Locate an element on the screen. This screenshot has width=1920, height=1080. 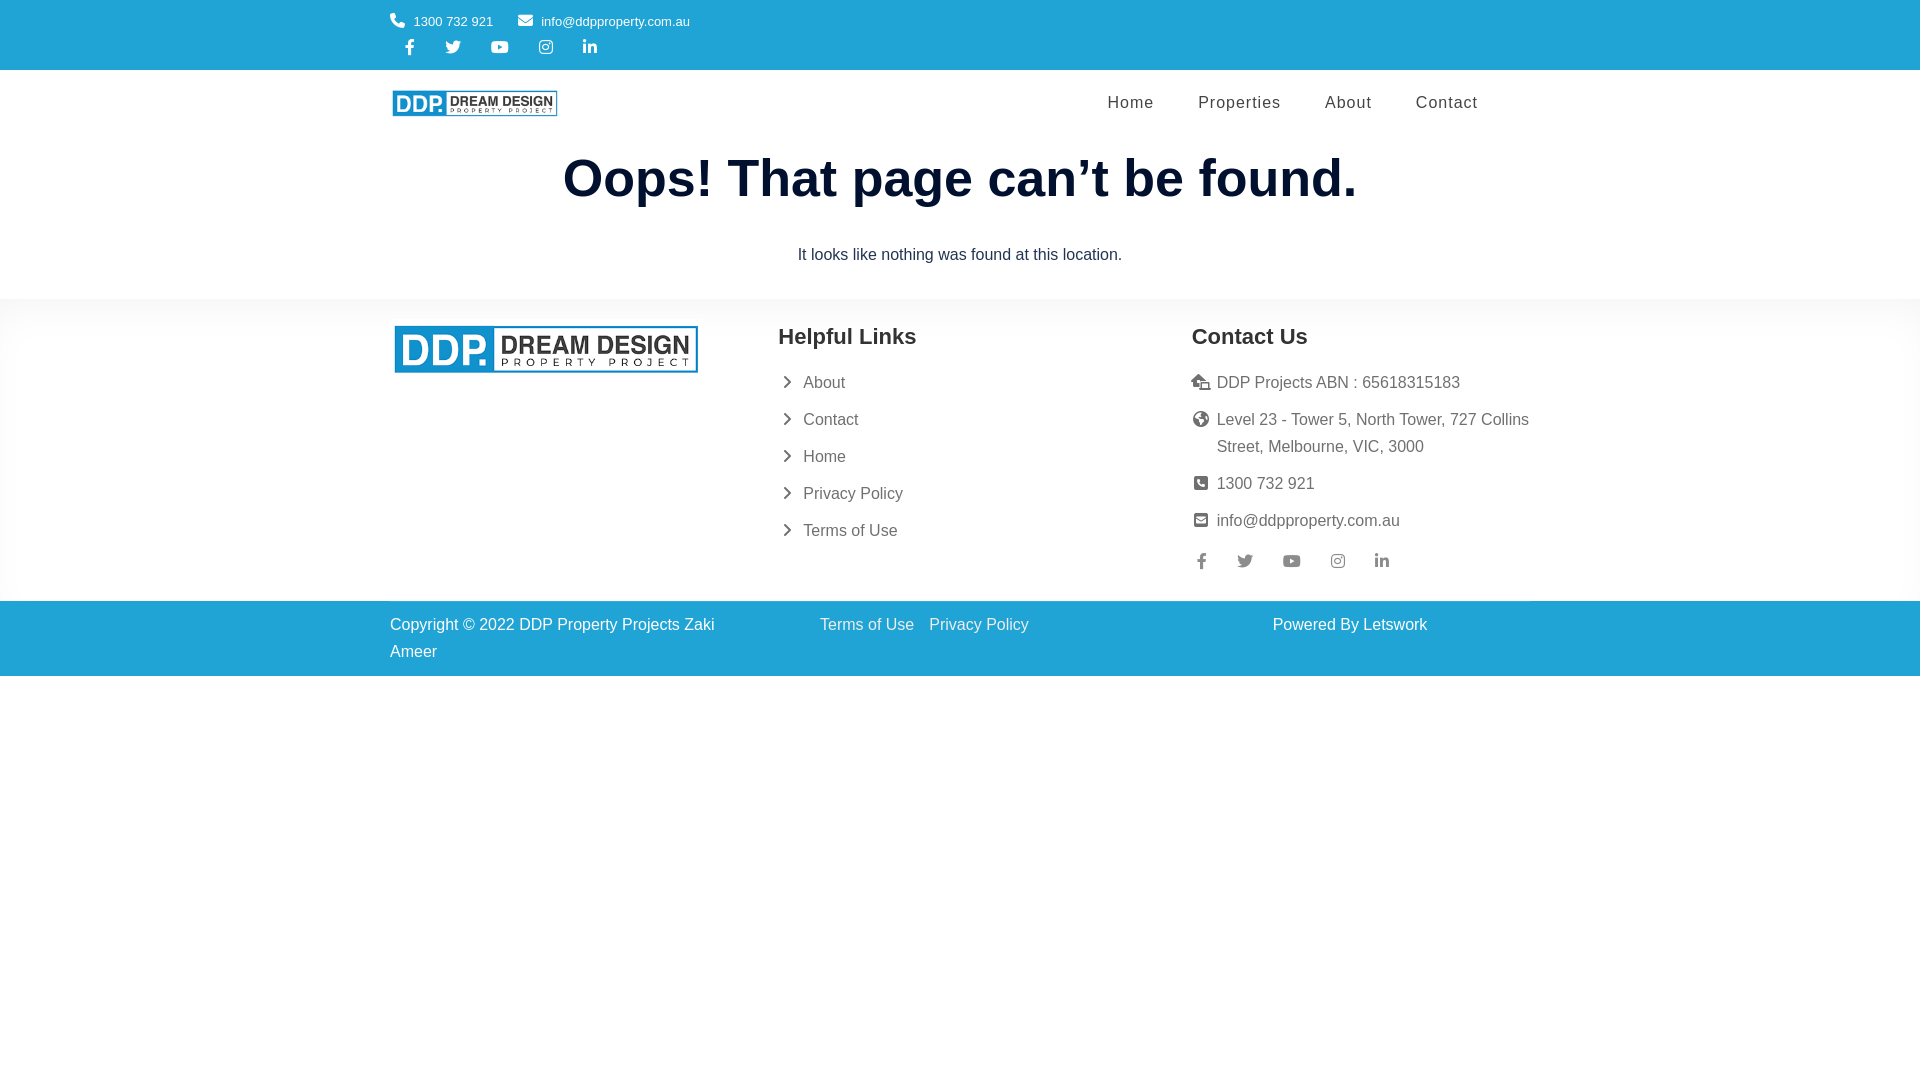
'1300 732 921' is located at coordinates (1216, 483).